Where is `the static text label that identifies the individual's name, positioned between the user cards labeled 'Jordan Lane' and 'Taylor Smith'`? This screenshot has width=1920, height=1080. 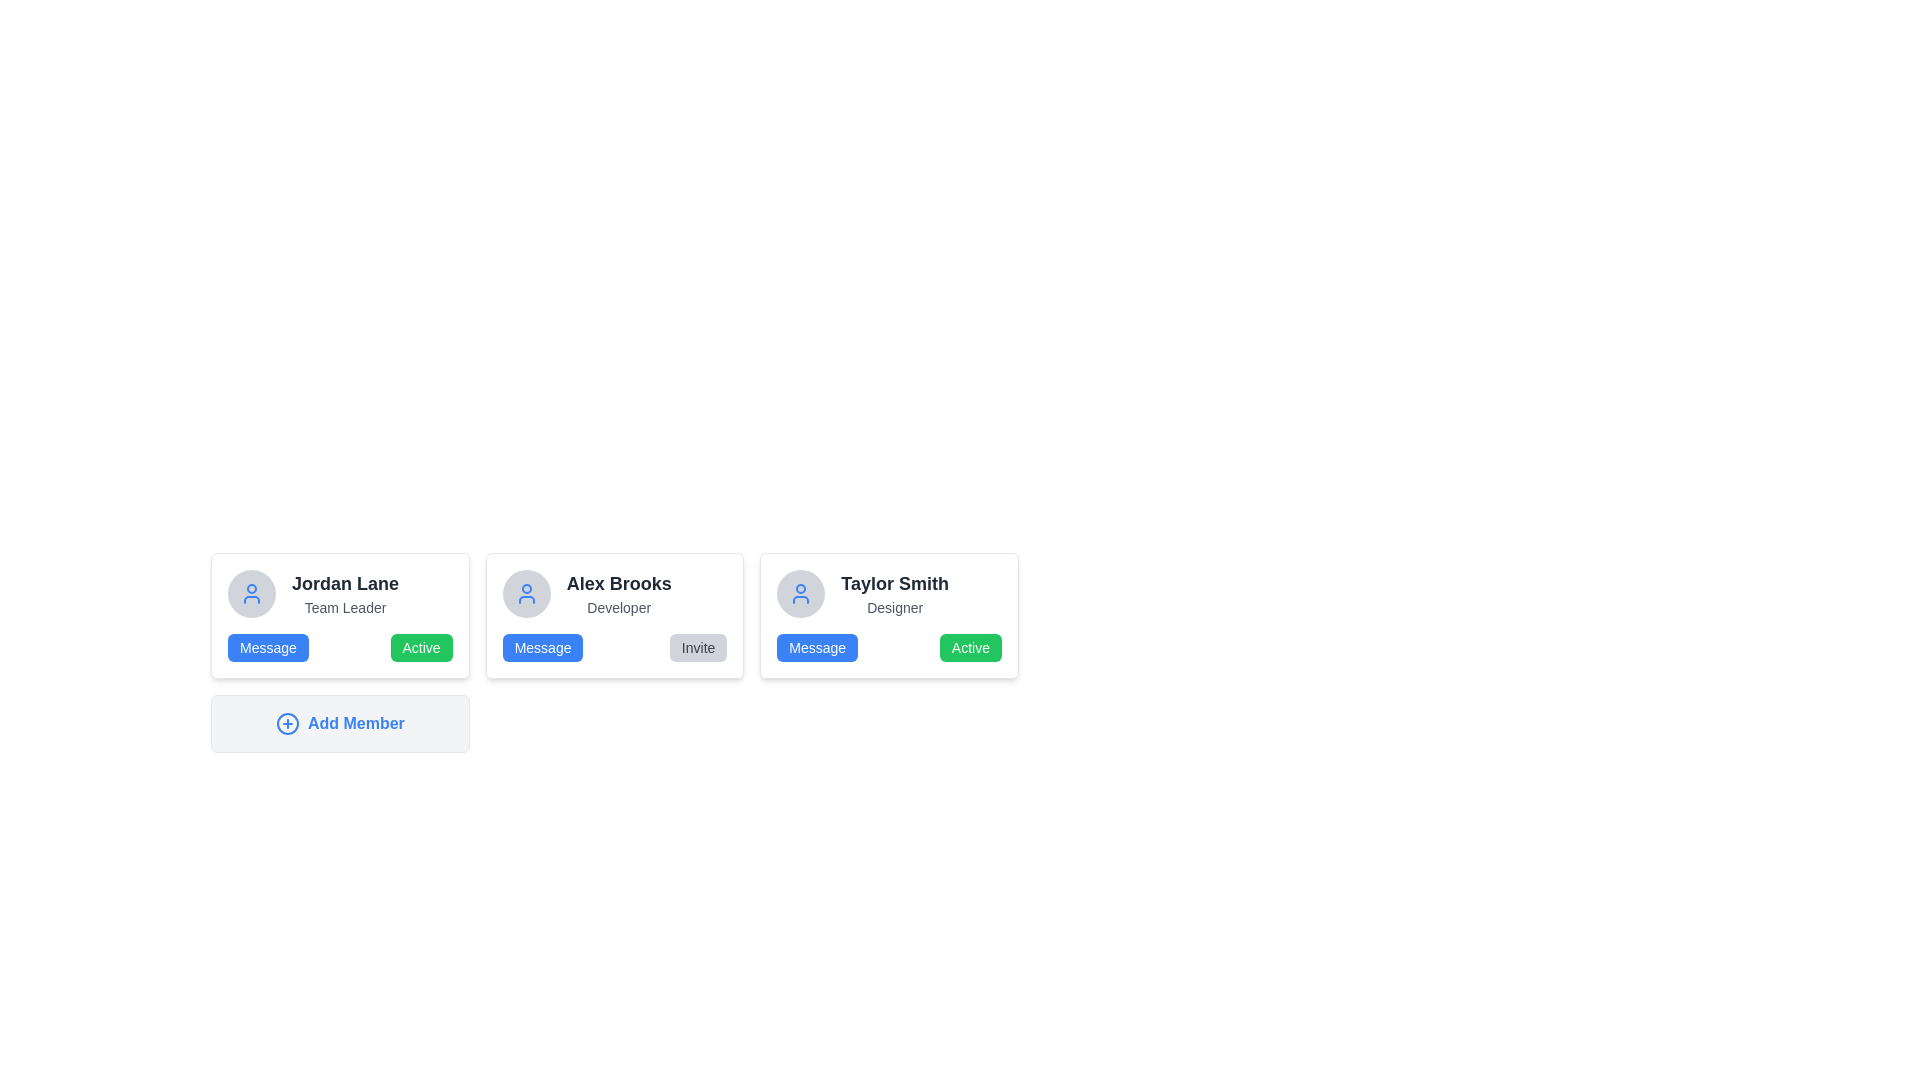
the static text label that identifies the individual's name, positioned between the user cards labeled 'Jordan Lane' and 'Taylor Smith' is located at coordinates (618, 583).